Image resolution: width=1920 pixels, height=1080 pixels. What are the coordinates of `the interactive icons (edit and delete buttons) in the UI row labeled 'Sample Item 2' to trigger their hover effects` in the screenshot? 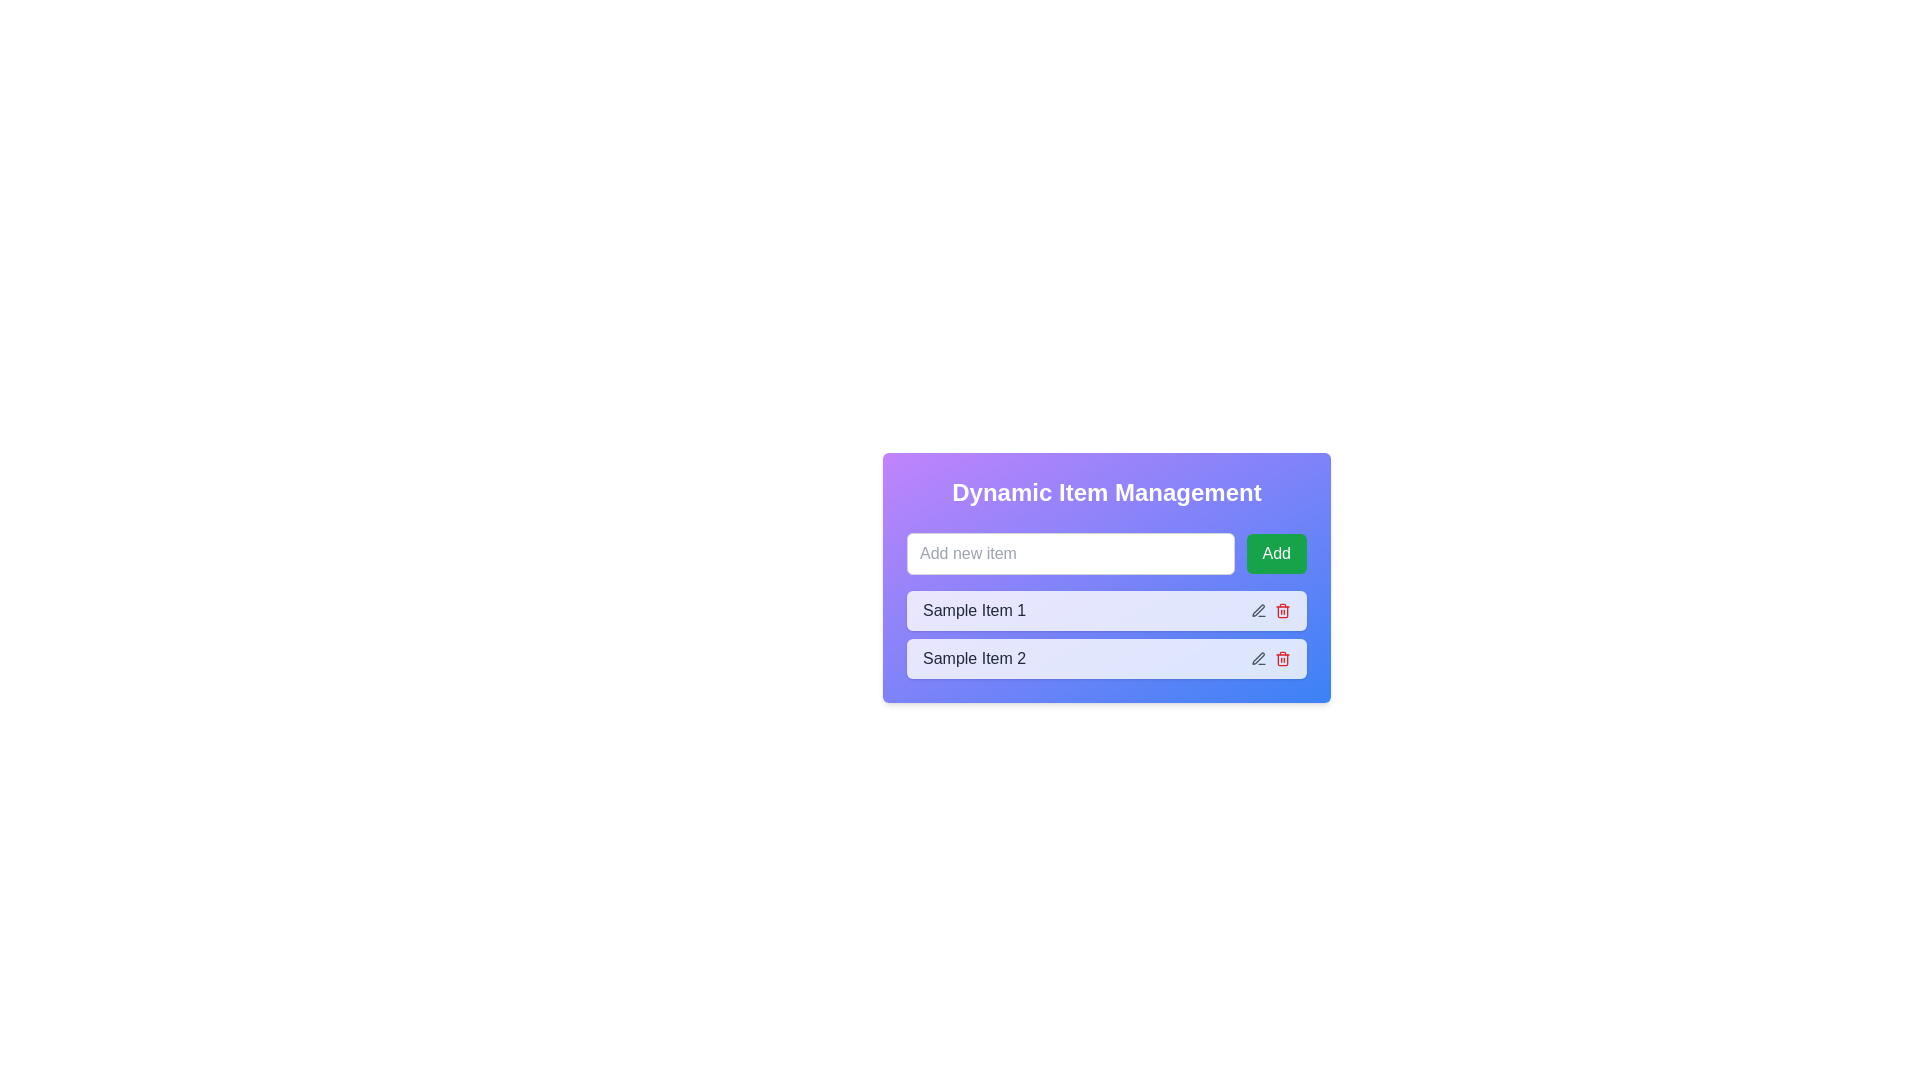 It's located at (1270, 659).